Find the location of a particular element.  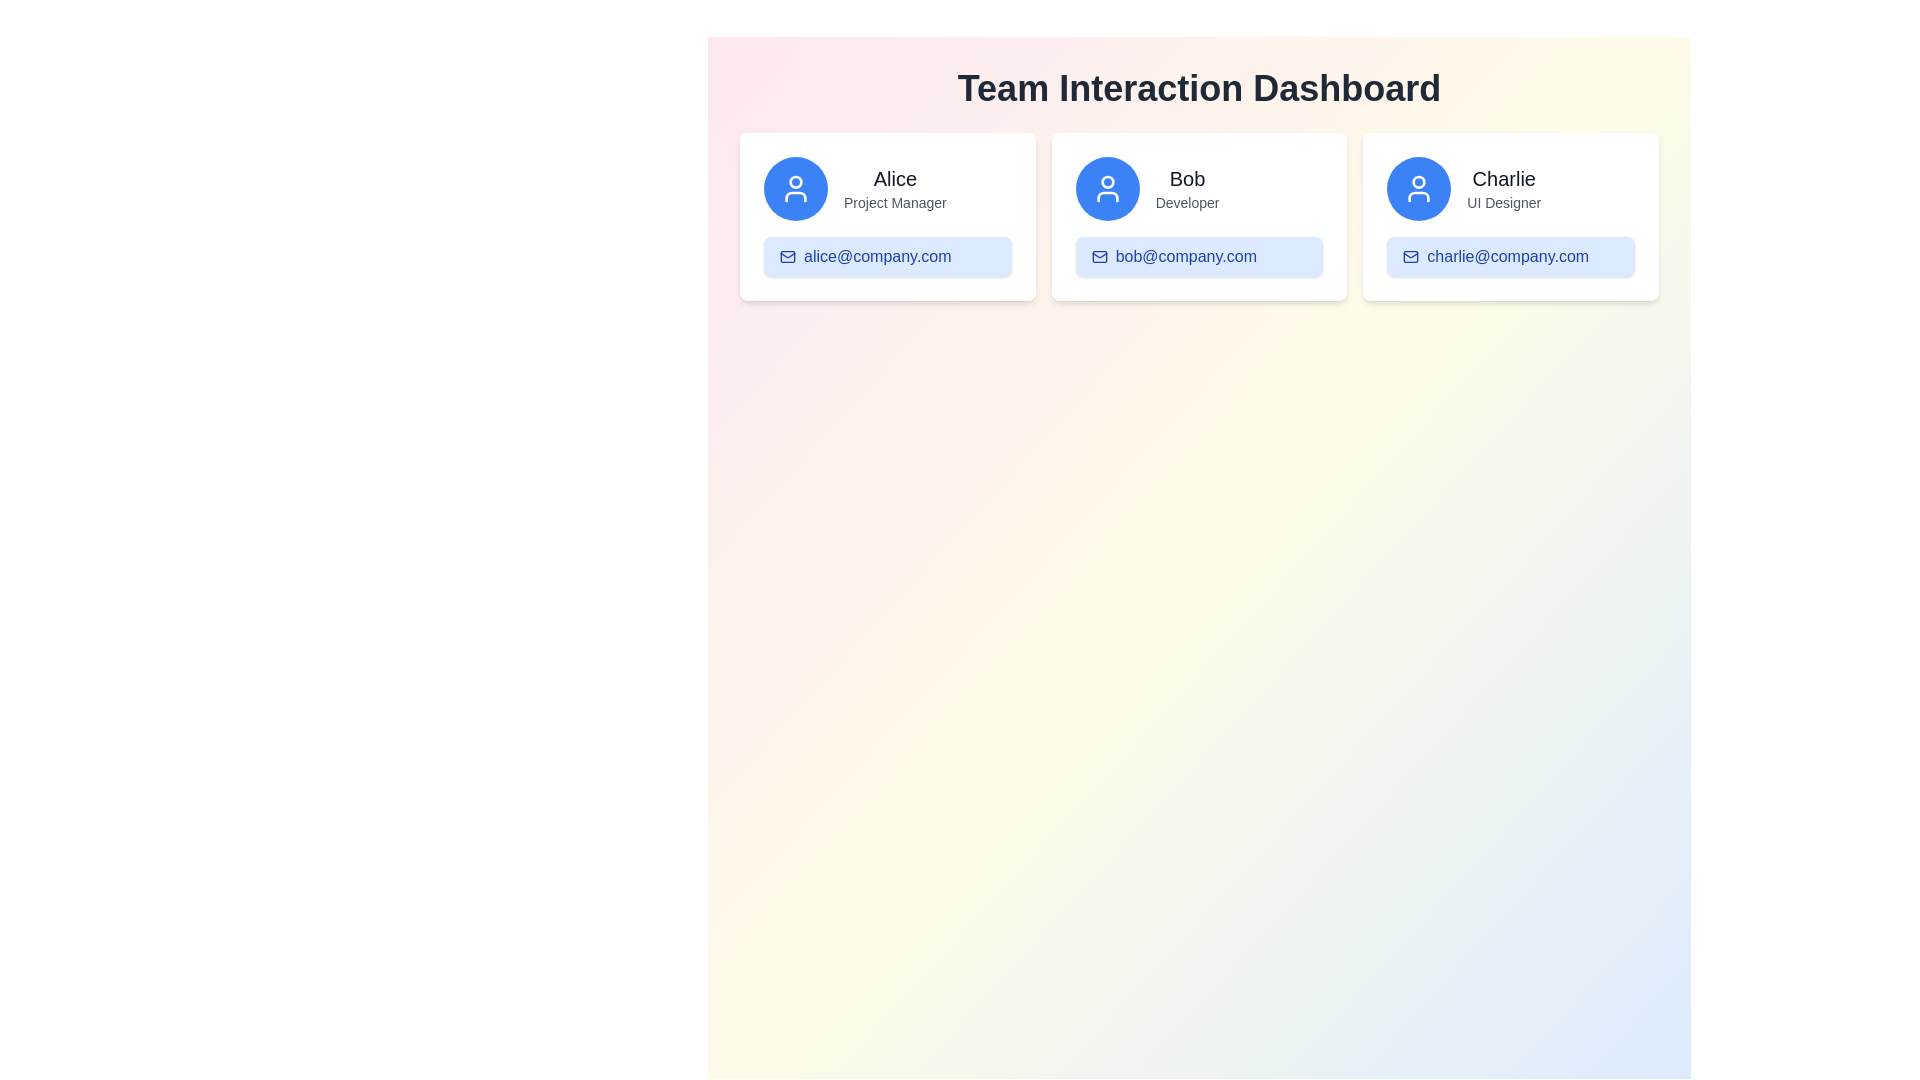

the blue circular icon with a white user silhouette located in the first card on the left, above the 'Alice' name text is located at coordinates (795, 189).